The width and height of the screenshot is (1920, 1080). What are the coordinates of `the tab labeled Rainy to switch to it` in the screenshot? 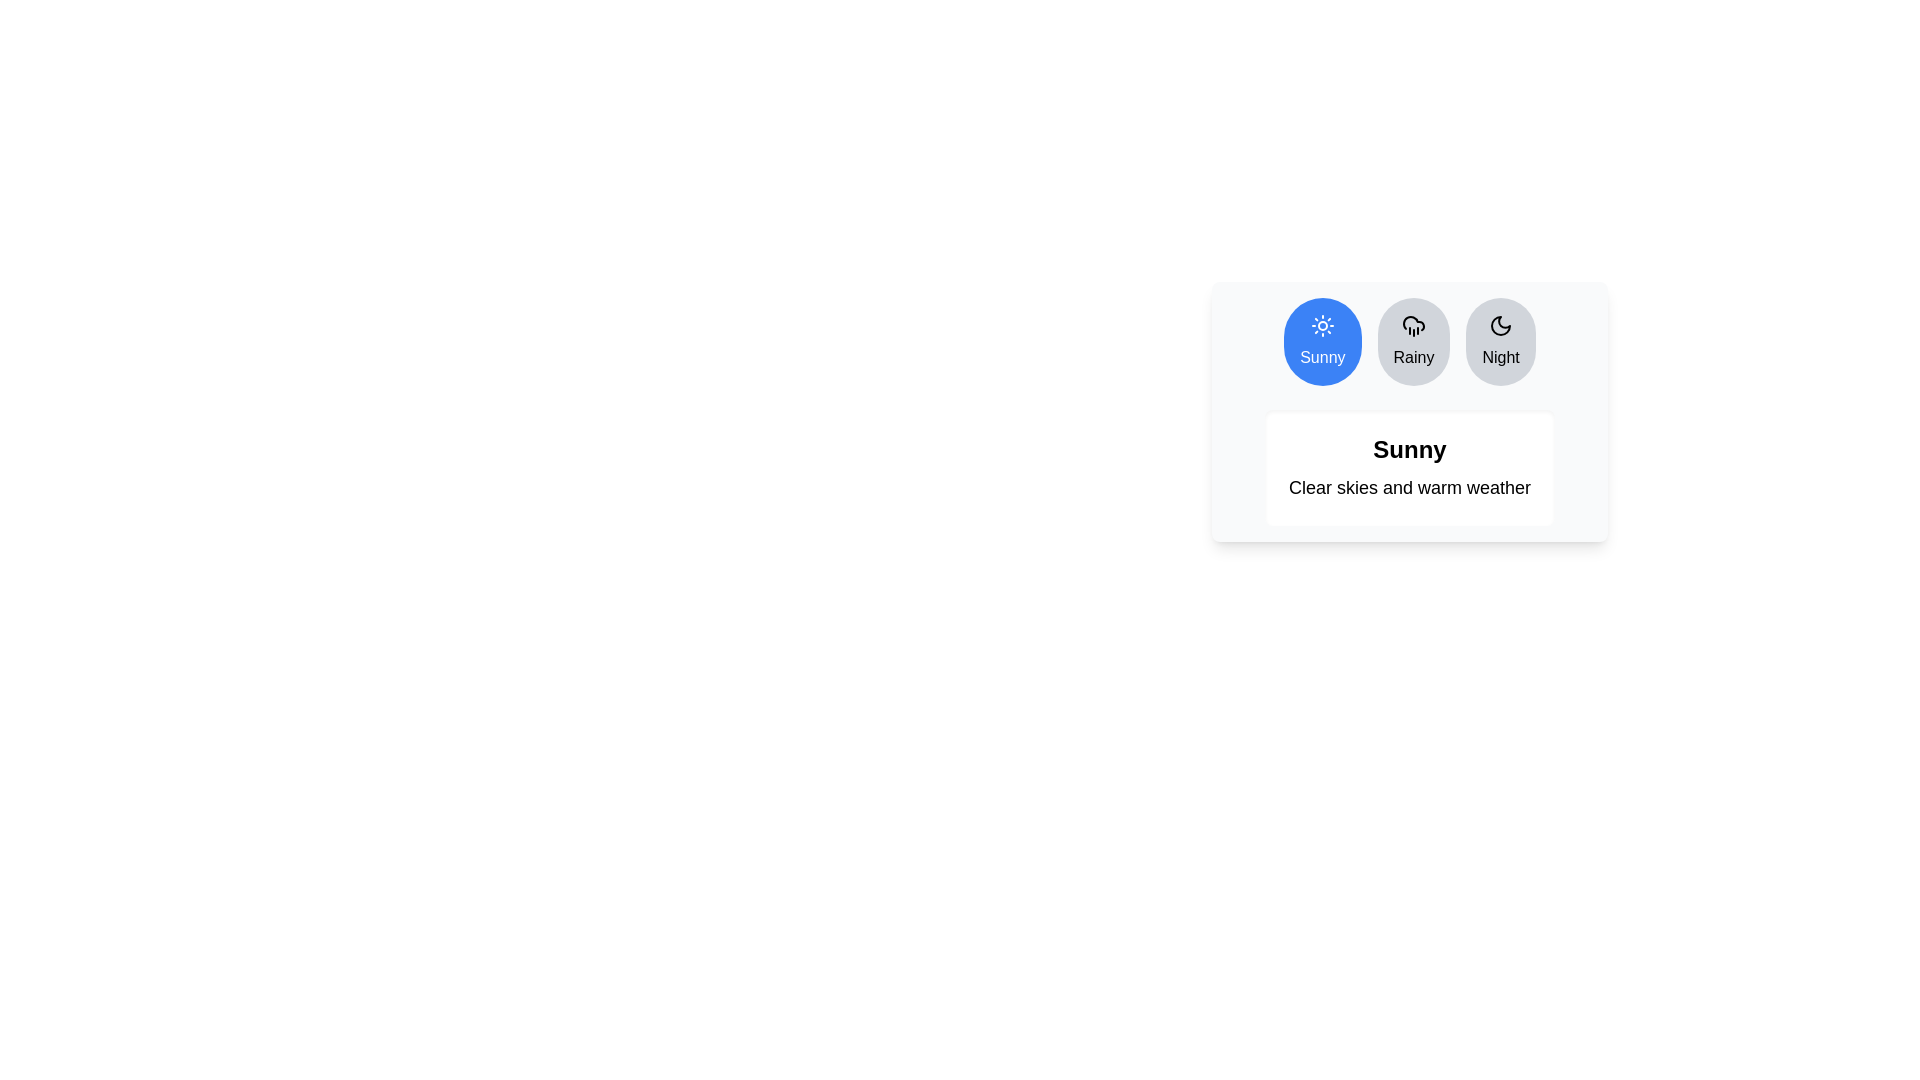 It's located at (1413, 341).